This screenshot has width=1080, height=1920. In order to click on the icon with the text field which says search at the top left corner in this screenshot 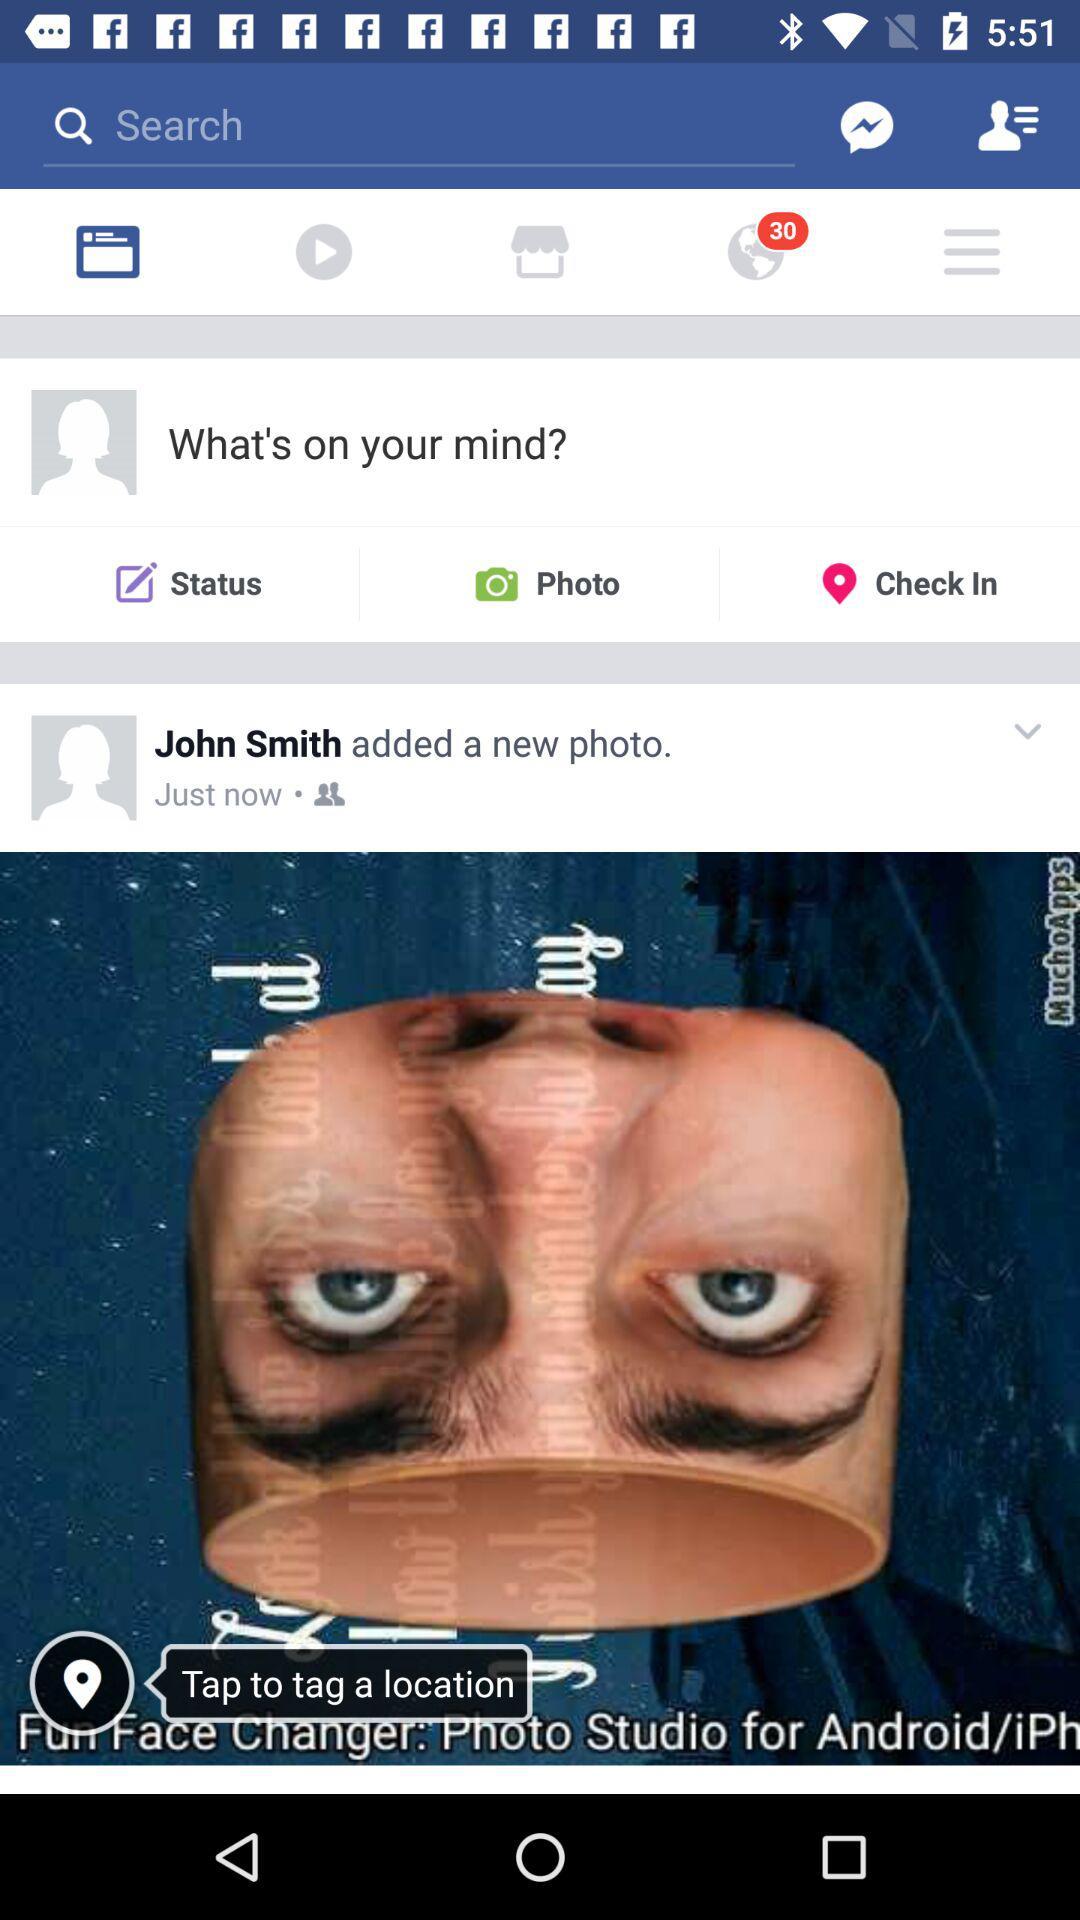, I will do `click(418, 124)`.